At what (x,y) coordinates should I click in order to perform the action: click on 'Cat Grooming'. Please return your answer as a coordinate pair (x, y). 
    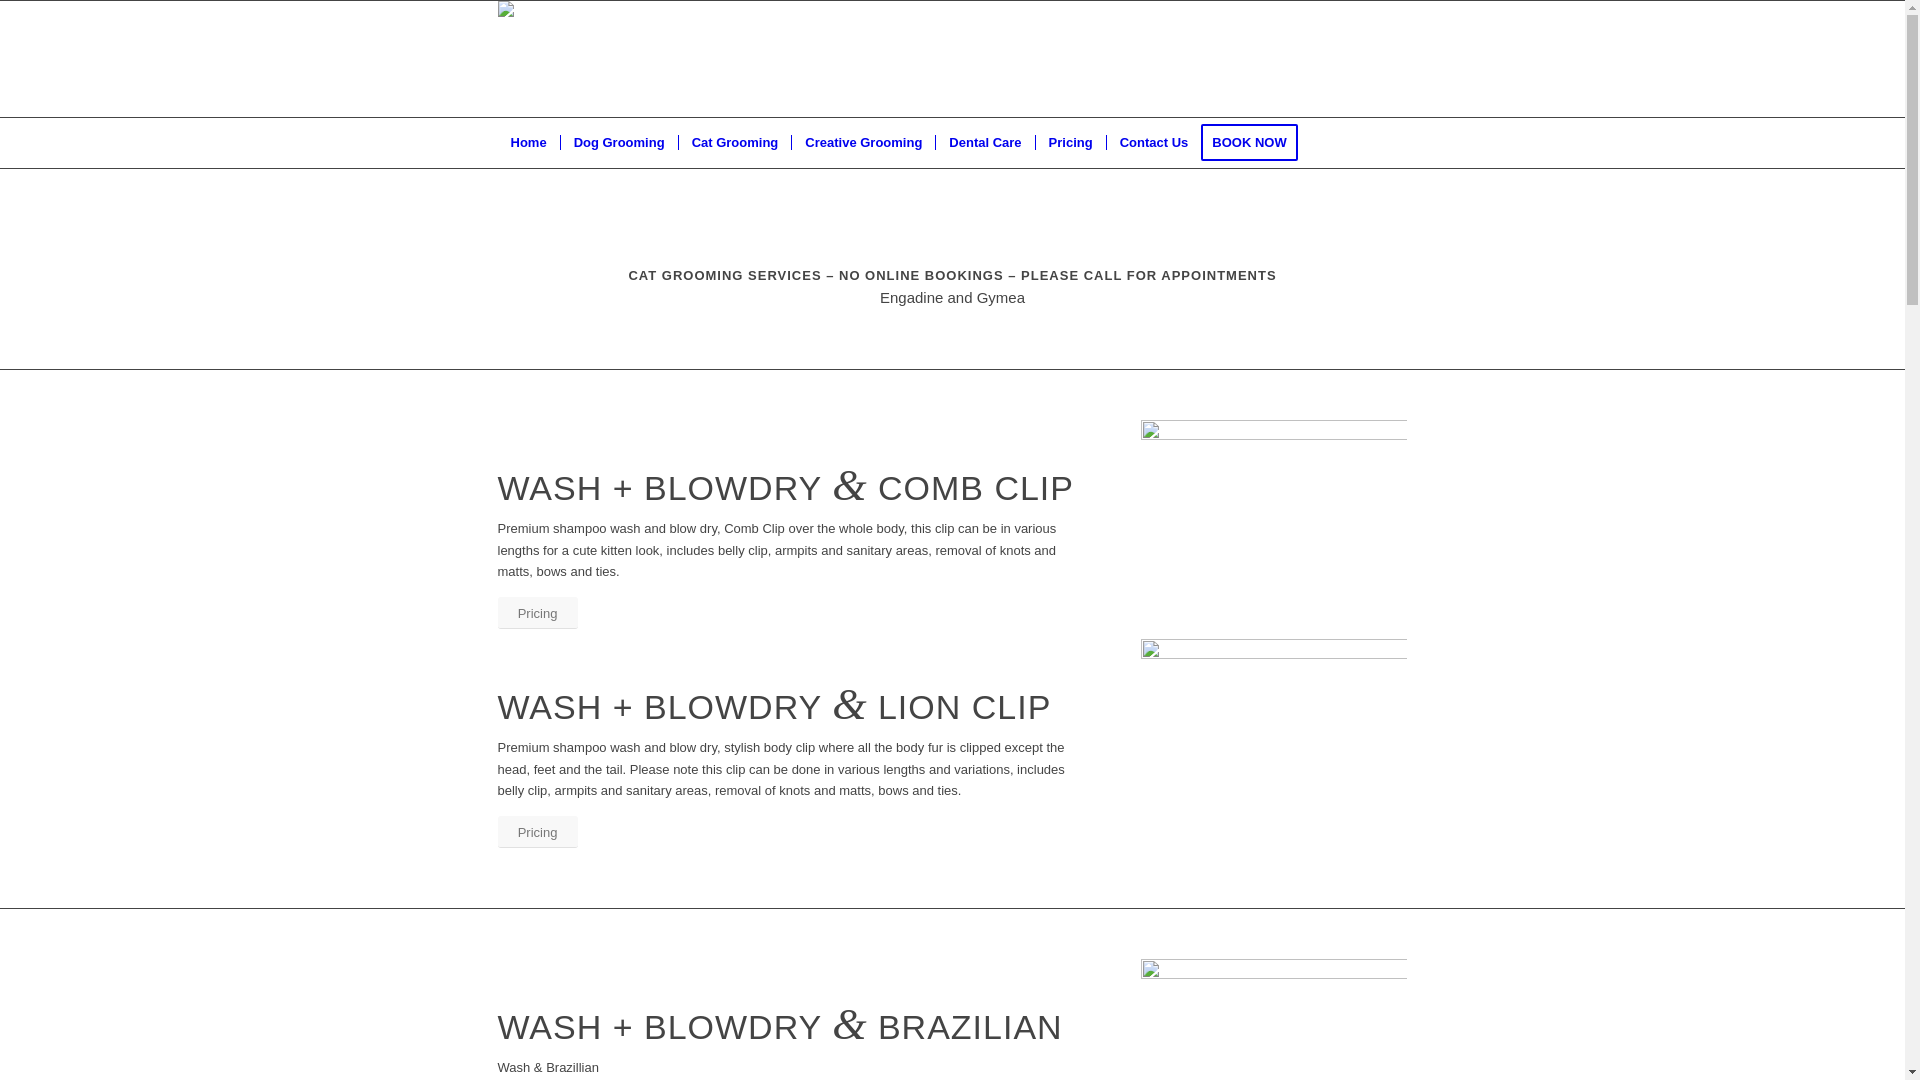
    Looking at the image, I should click on (733, 141).